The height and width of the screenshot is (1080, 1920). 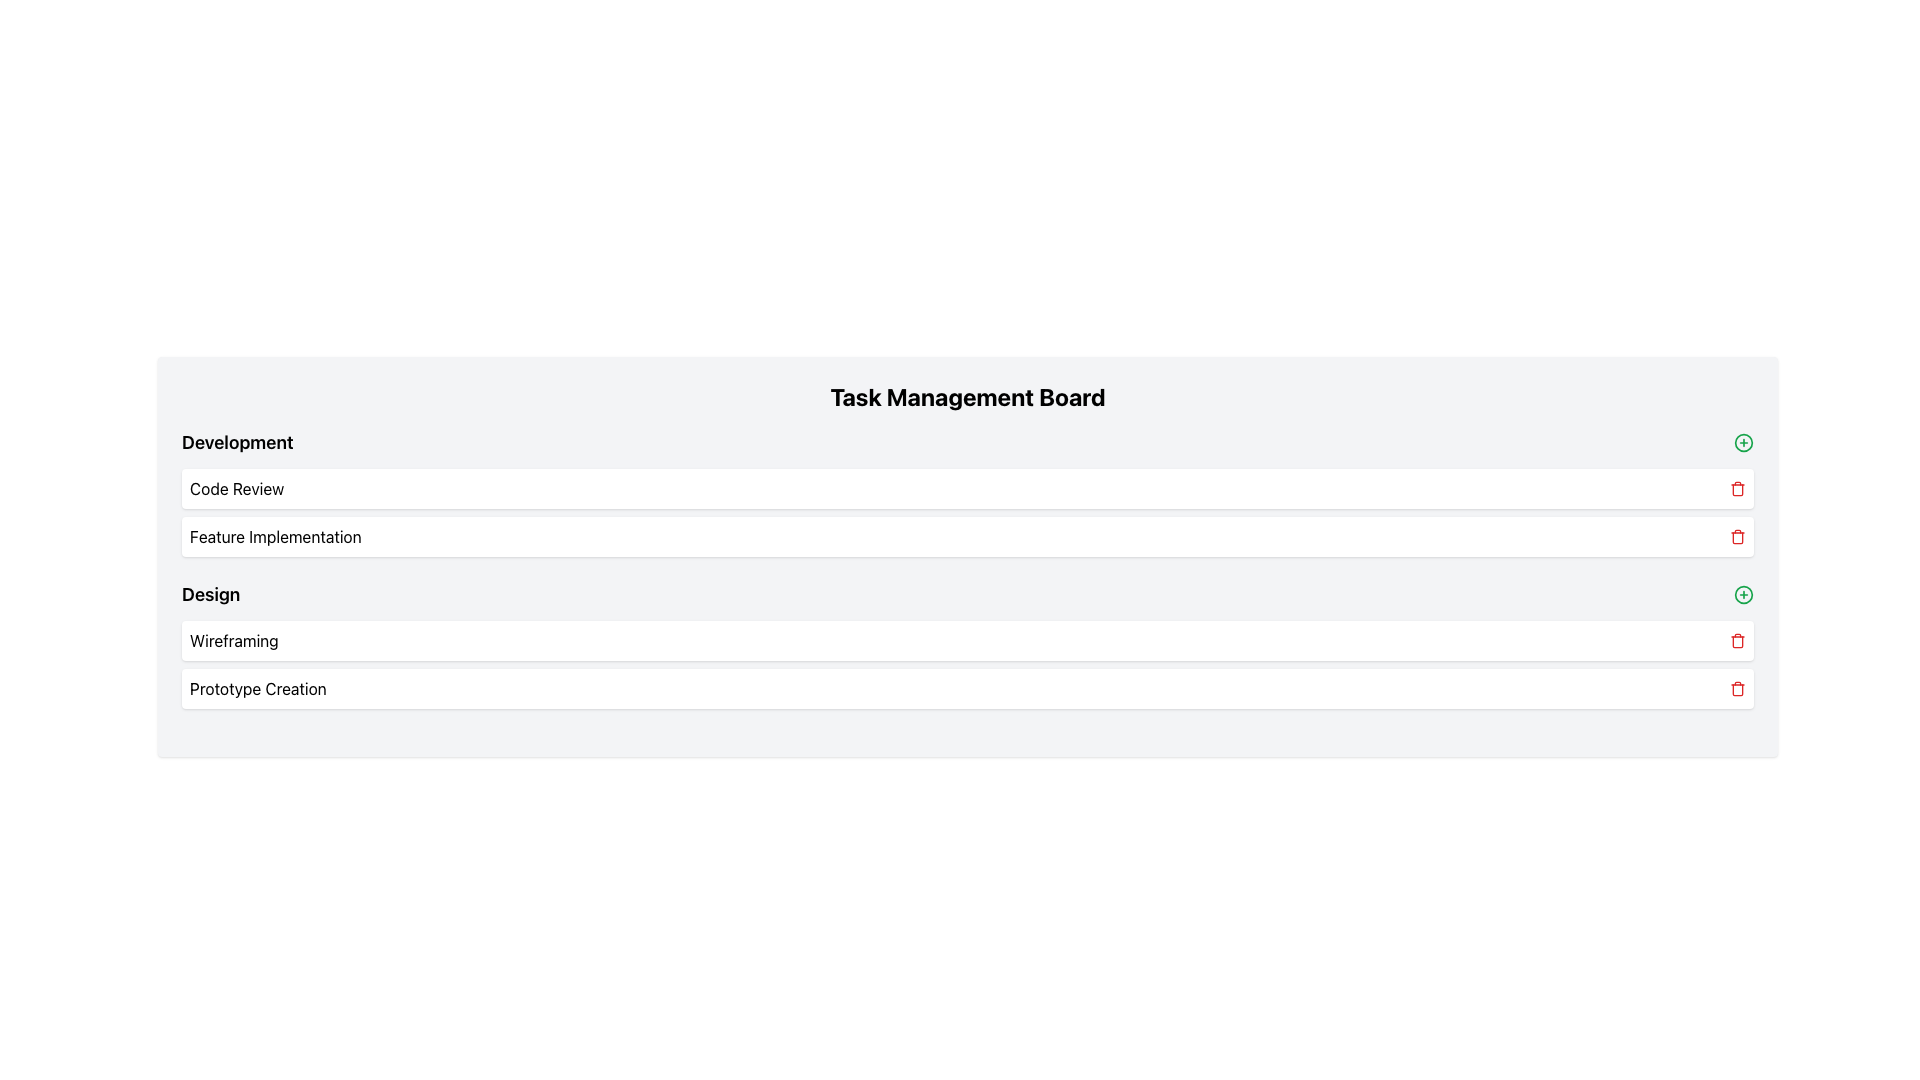 What do you see at coordinates (211, 593) in the screenshot?
I see `the text label displaying 'Design' in bold font style, positioned within the task management board interface, located between 'Feature Implementation' and 'Wireframing'` at bounding box center [211, 593].